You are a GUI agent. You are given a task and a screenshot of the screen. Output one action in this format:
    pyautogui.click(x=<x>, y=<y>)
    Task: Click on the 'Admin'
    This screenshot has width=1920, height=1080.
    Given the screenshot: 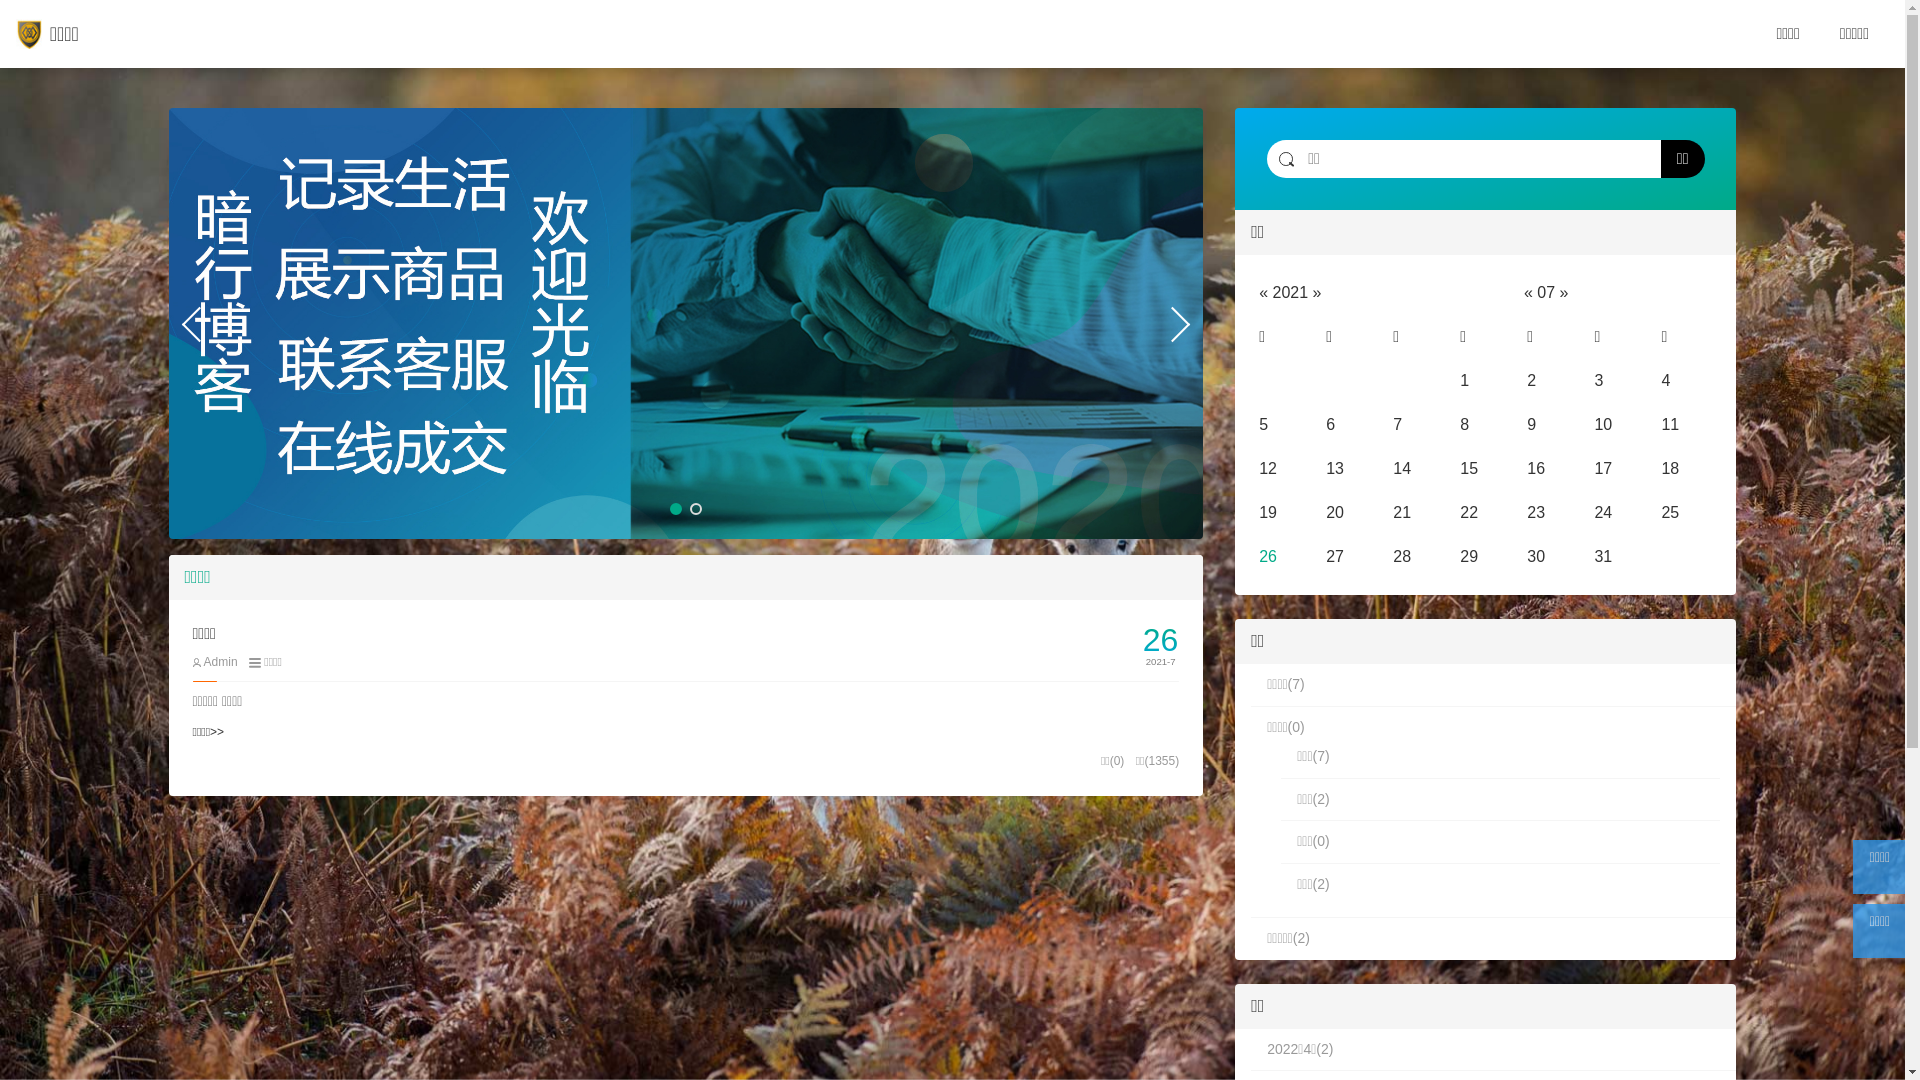 What is the action you would take?
    pyautogui.click(x=214, y=662)
    